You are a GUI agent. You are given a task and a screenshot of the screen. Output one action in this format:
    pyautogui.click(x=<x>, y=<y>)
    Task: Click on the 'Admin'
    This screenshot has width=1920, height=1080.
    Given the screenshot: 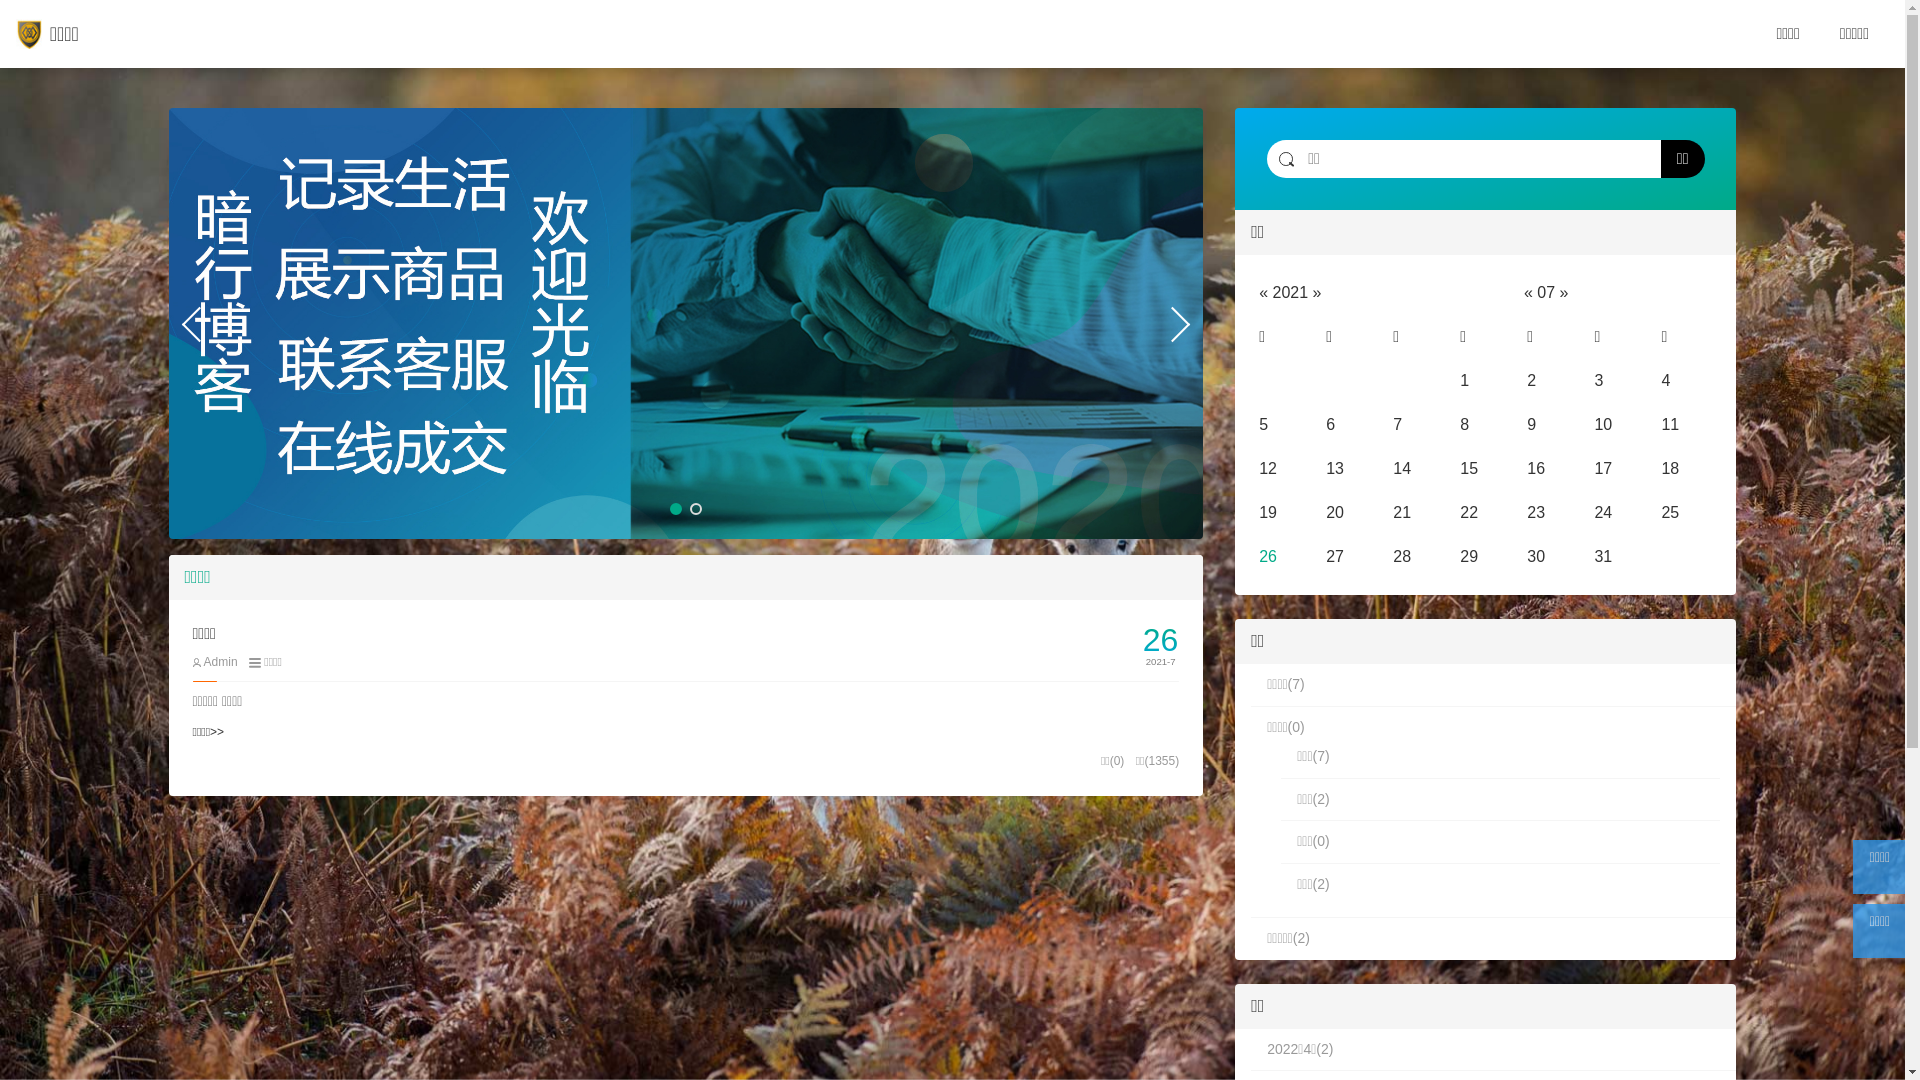 What is the action you would take?
    pyautogui.click(x=214, y=662)
    